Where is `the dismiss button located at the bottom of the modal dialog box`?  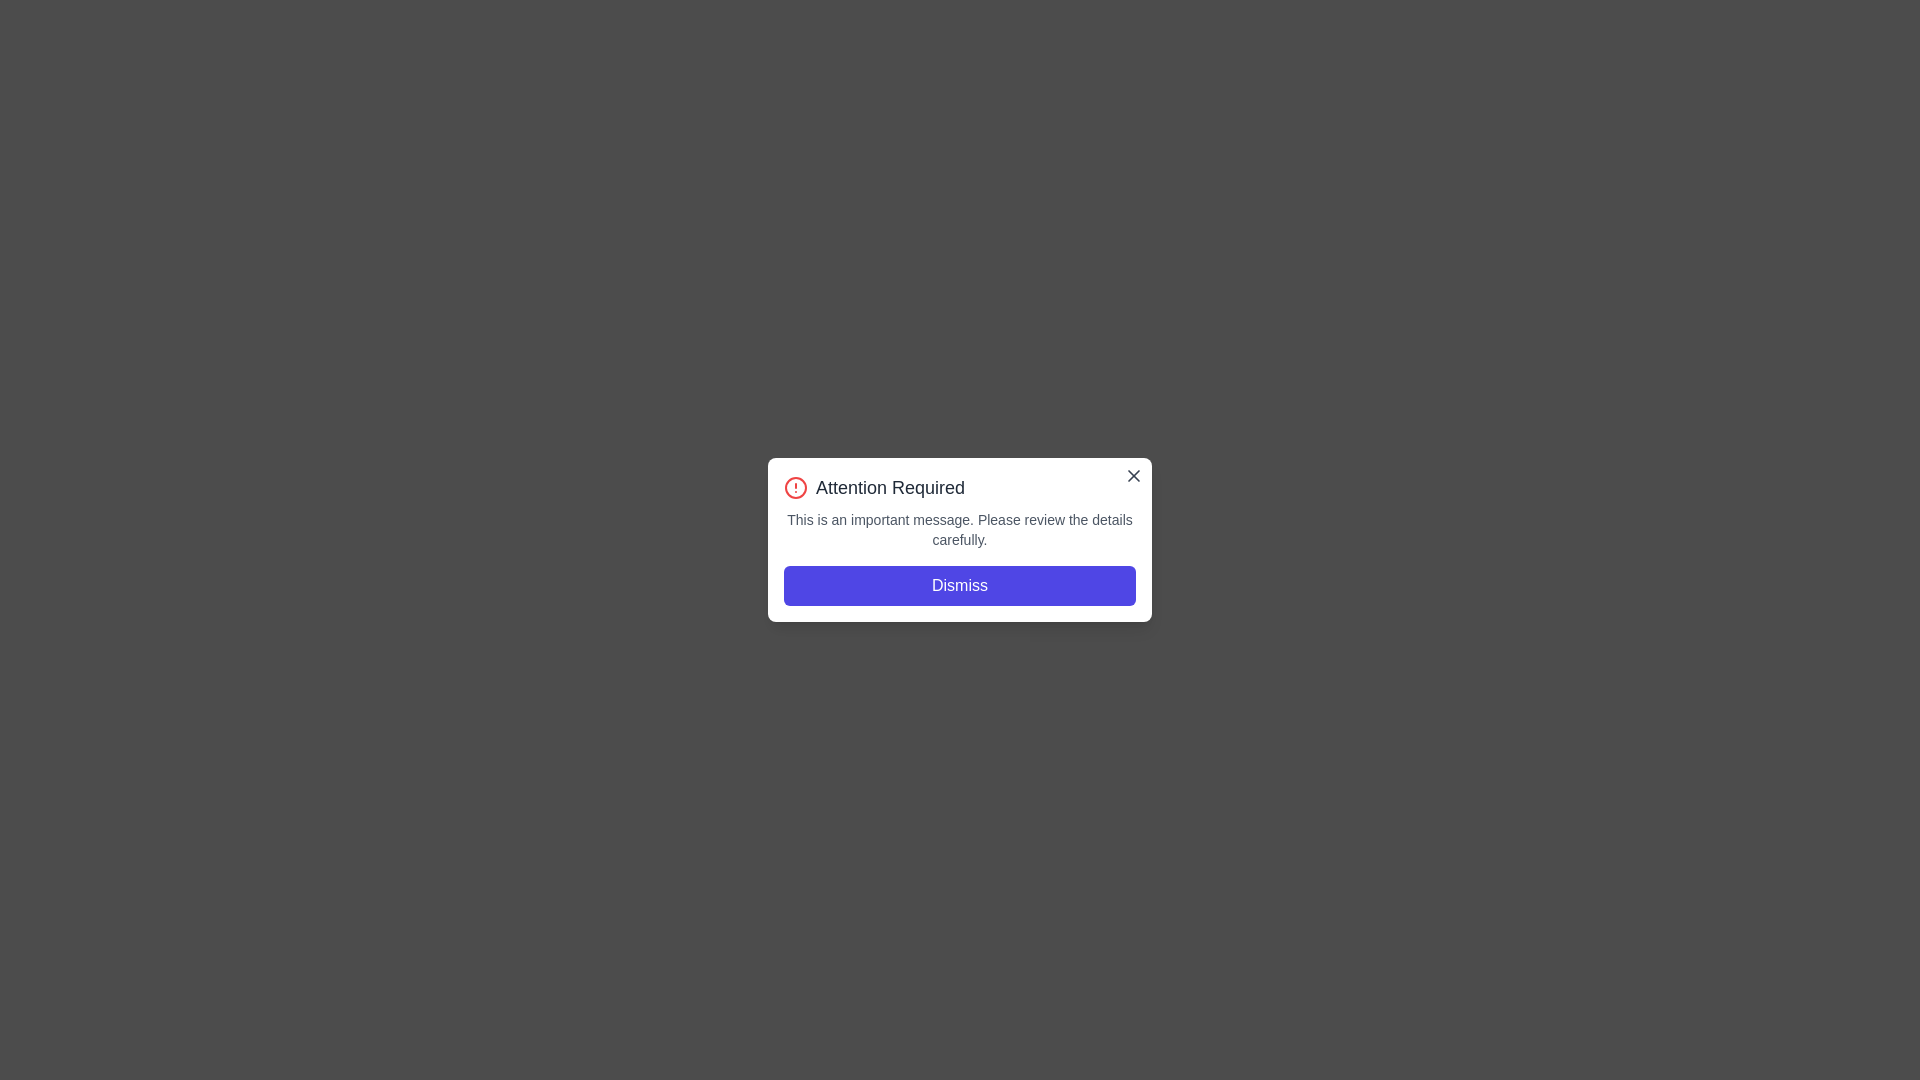 the dismiss button located at the bottom of the modal dialog box is located at coordinates (960, 585).